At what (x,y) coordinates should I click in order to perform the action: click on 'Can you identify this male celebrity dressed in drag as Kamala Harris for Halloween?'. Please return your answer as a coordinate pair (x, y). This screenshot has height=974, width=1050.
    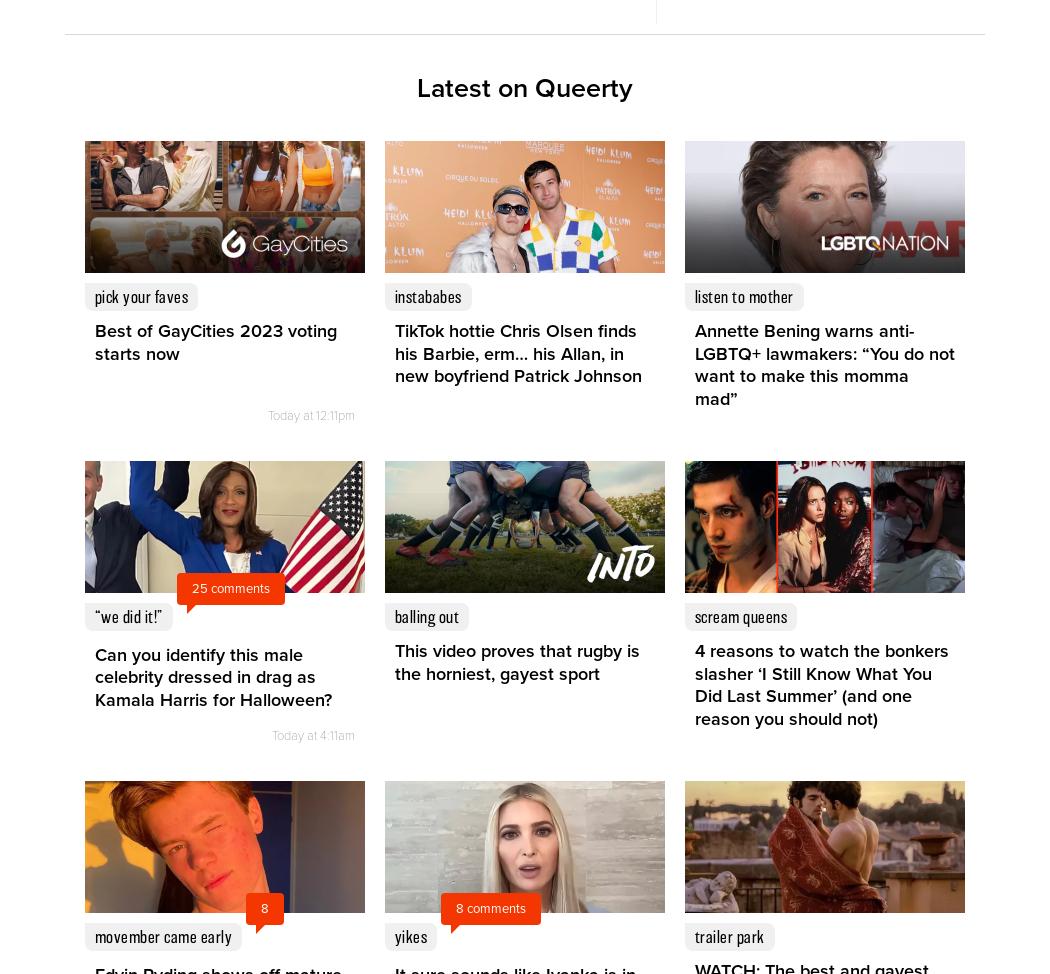
    Looking at the image, I should click on (95, 676).